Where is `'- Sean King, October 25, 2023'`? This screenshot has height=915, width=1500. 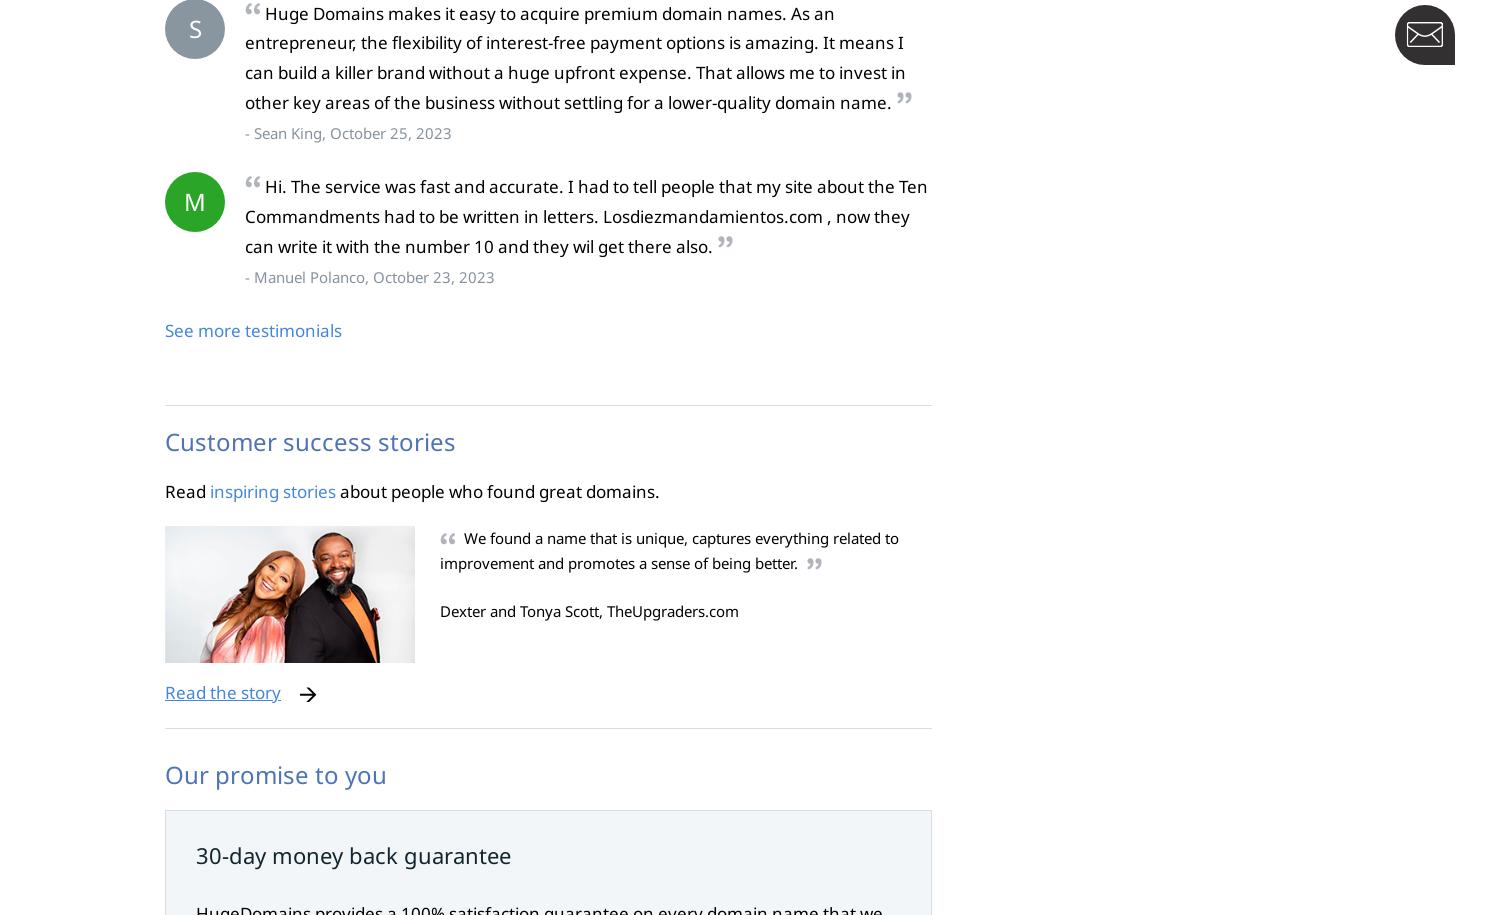 '- Sean King, October 25, 2023' is located at coordinates (347, 132).